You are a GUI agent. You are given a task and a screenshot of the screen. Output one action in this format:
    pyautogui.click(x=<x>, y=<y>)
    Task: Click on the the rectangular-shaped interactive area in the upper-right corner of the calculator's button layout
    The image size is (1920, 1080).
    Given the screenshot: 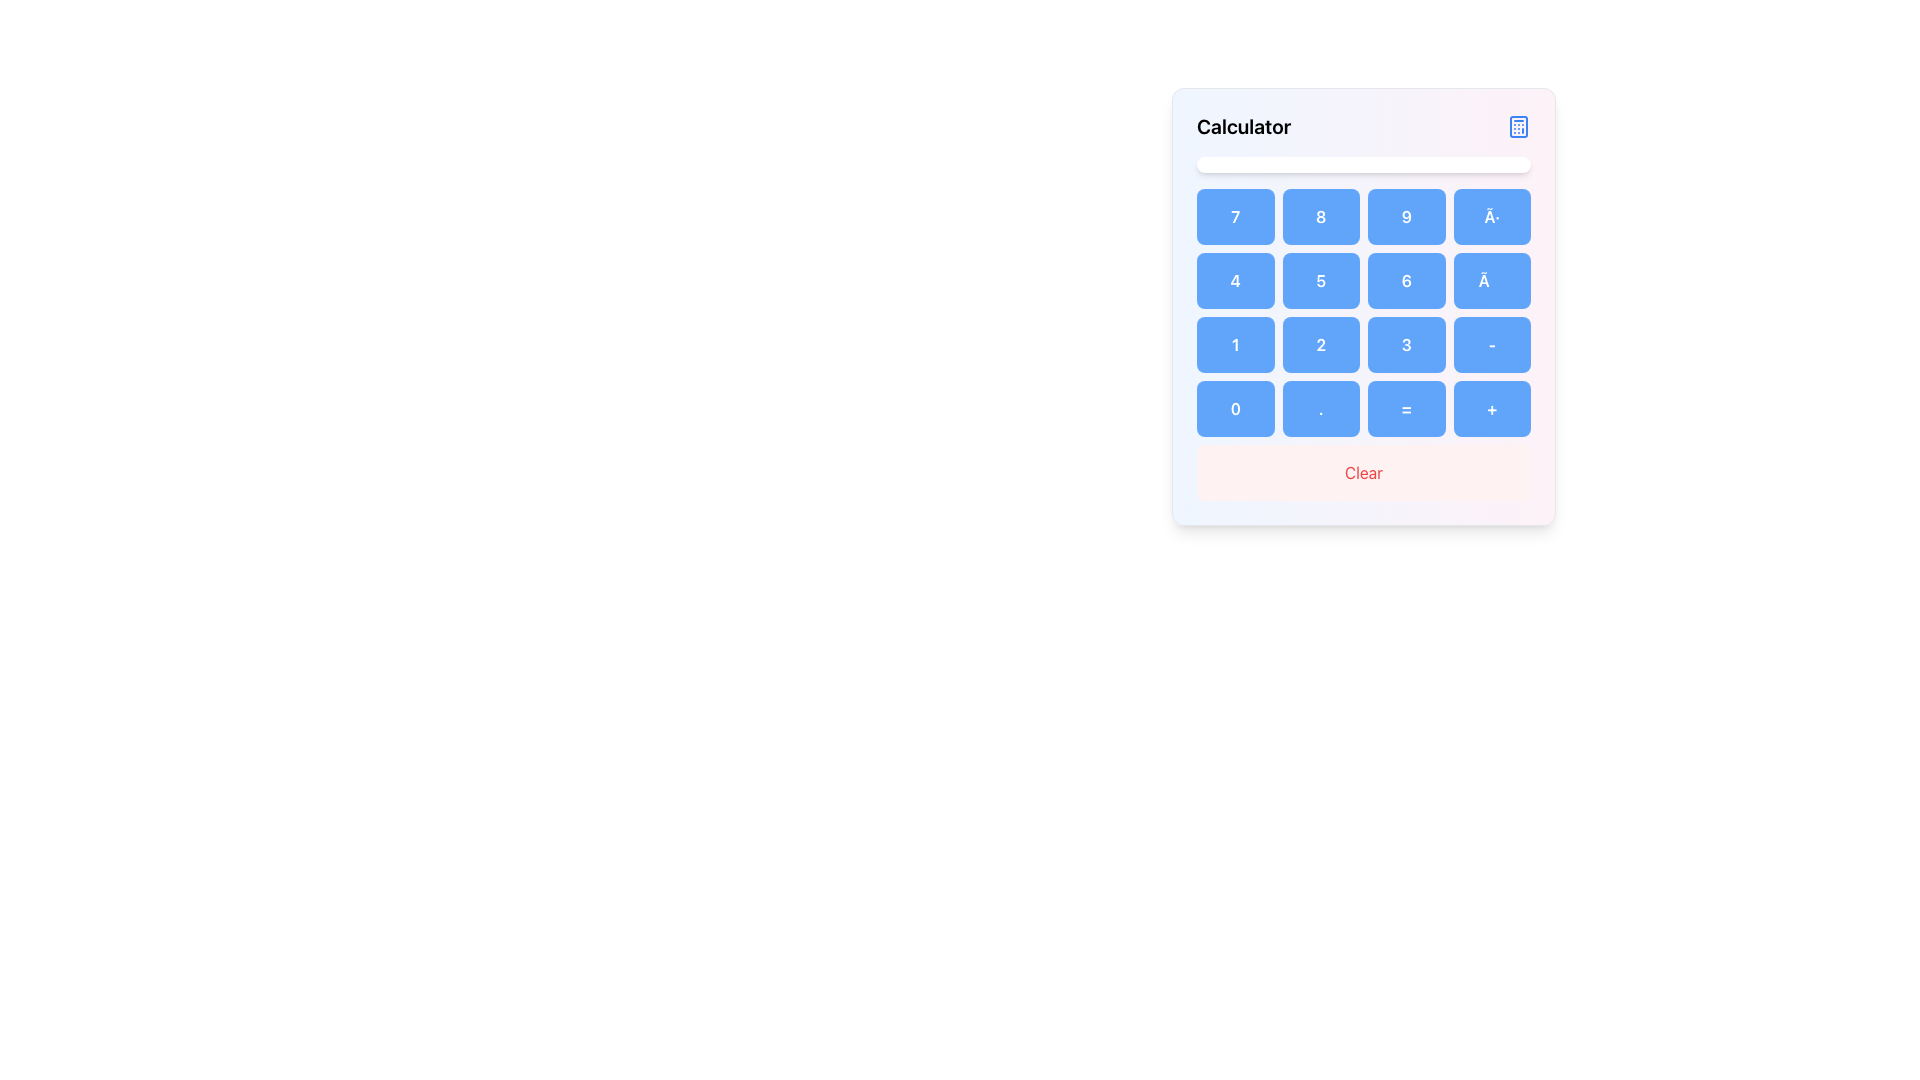 What is the action you would take?
    pyautogui.click(x=1518, y=127)
    